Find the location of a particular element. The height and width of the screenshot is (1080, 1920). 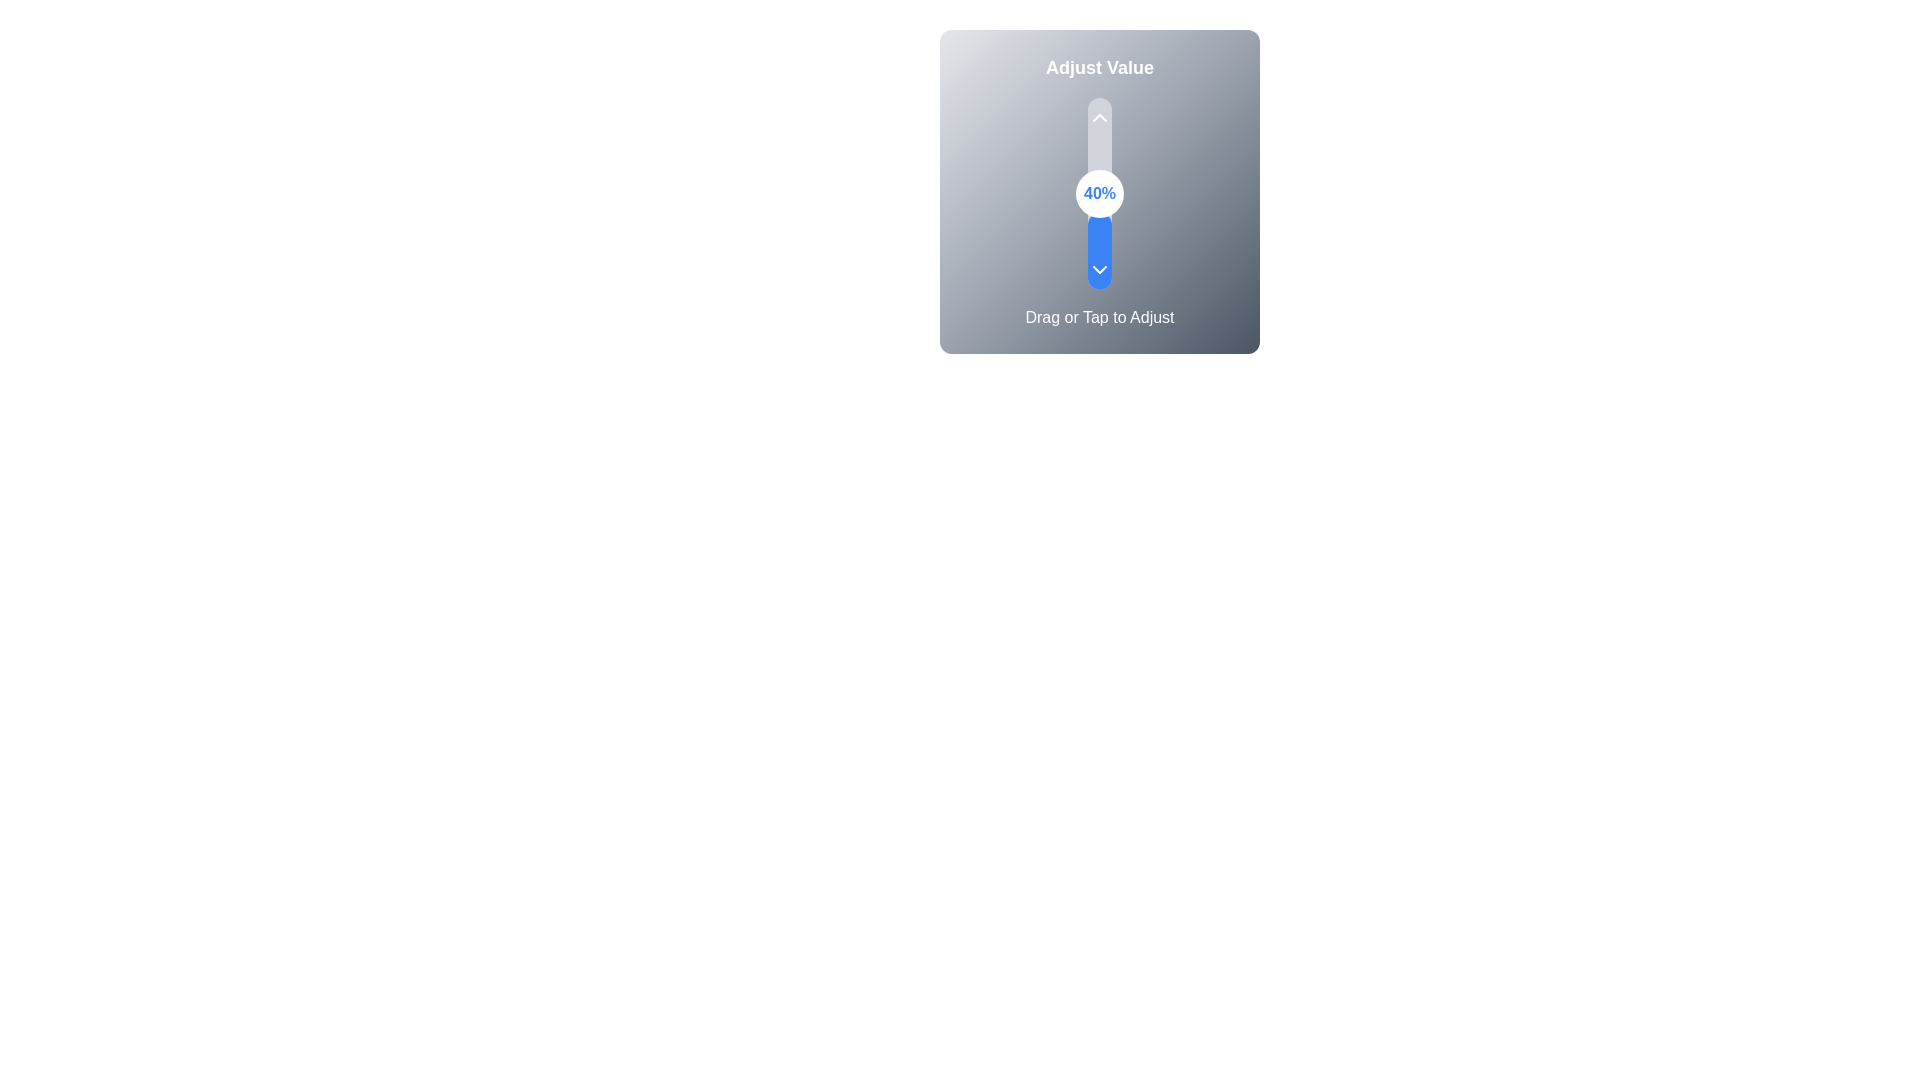

the slider value is located at coordinates (1098, 143).